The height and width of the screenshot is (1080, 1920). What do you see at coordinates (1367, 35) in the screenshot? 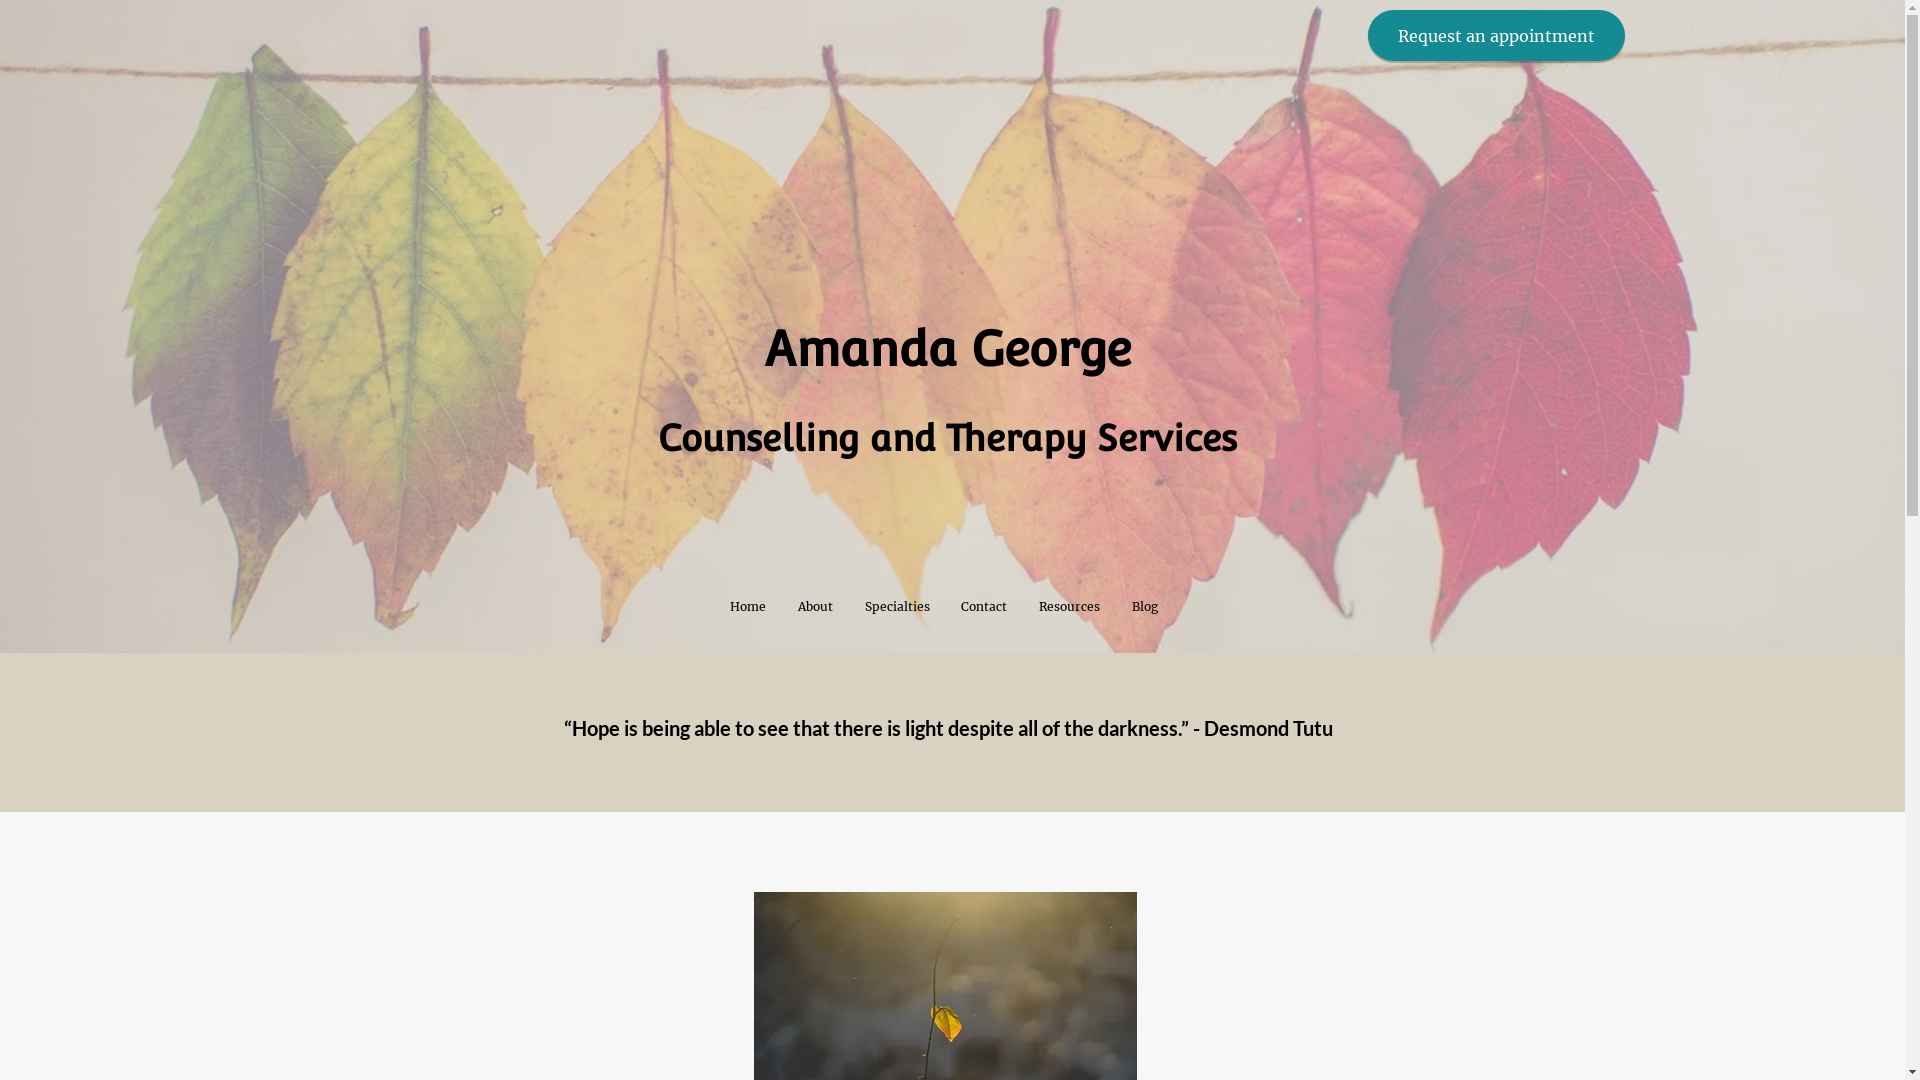
I see `'Request an appointment'` at bounding box center [1367, 35].